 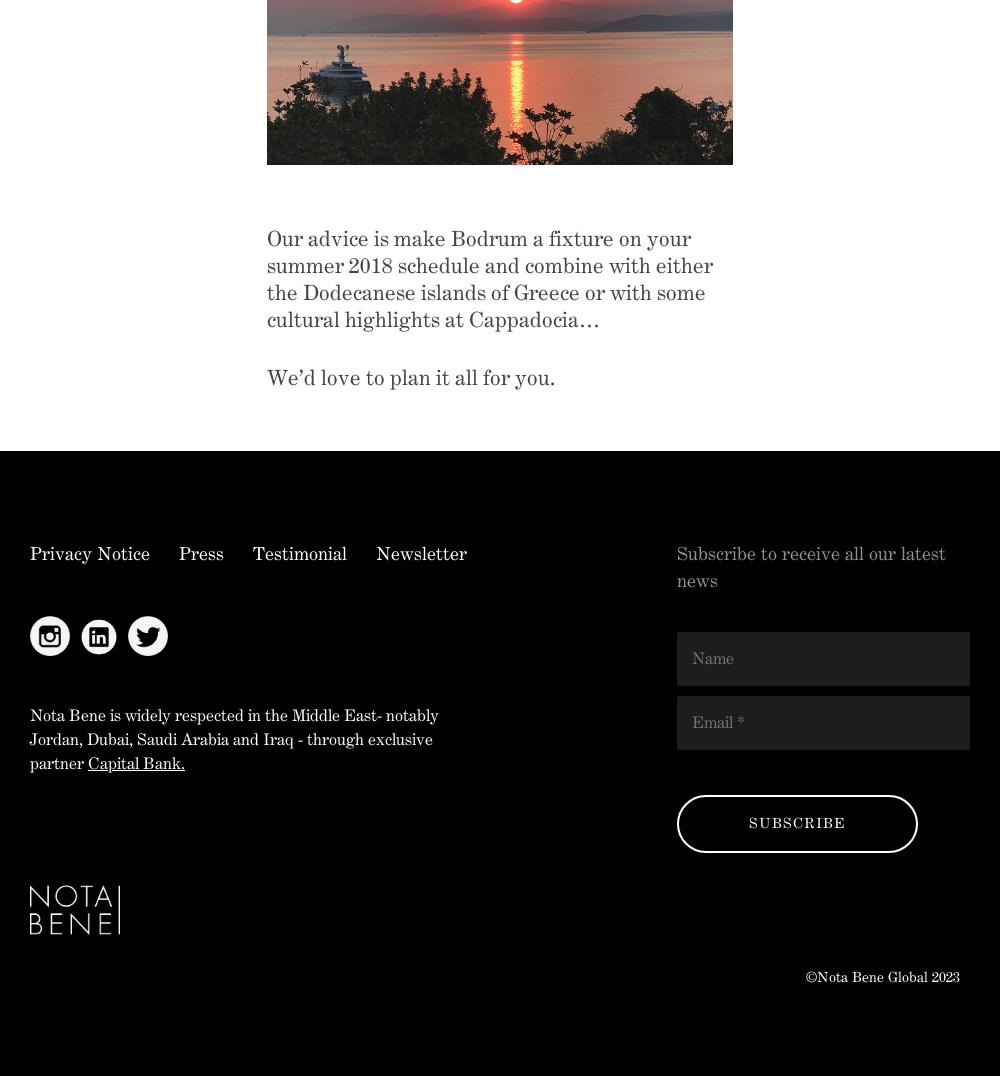 I want to click on 'Nota Bene is widely respected in the Middle East- notably Jordan, Dubai, Saudi Arabia and Iraq - through exclusive partner', so click(x=233, y=737).